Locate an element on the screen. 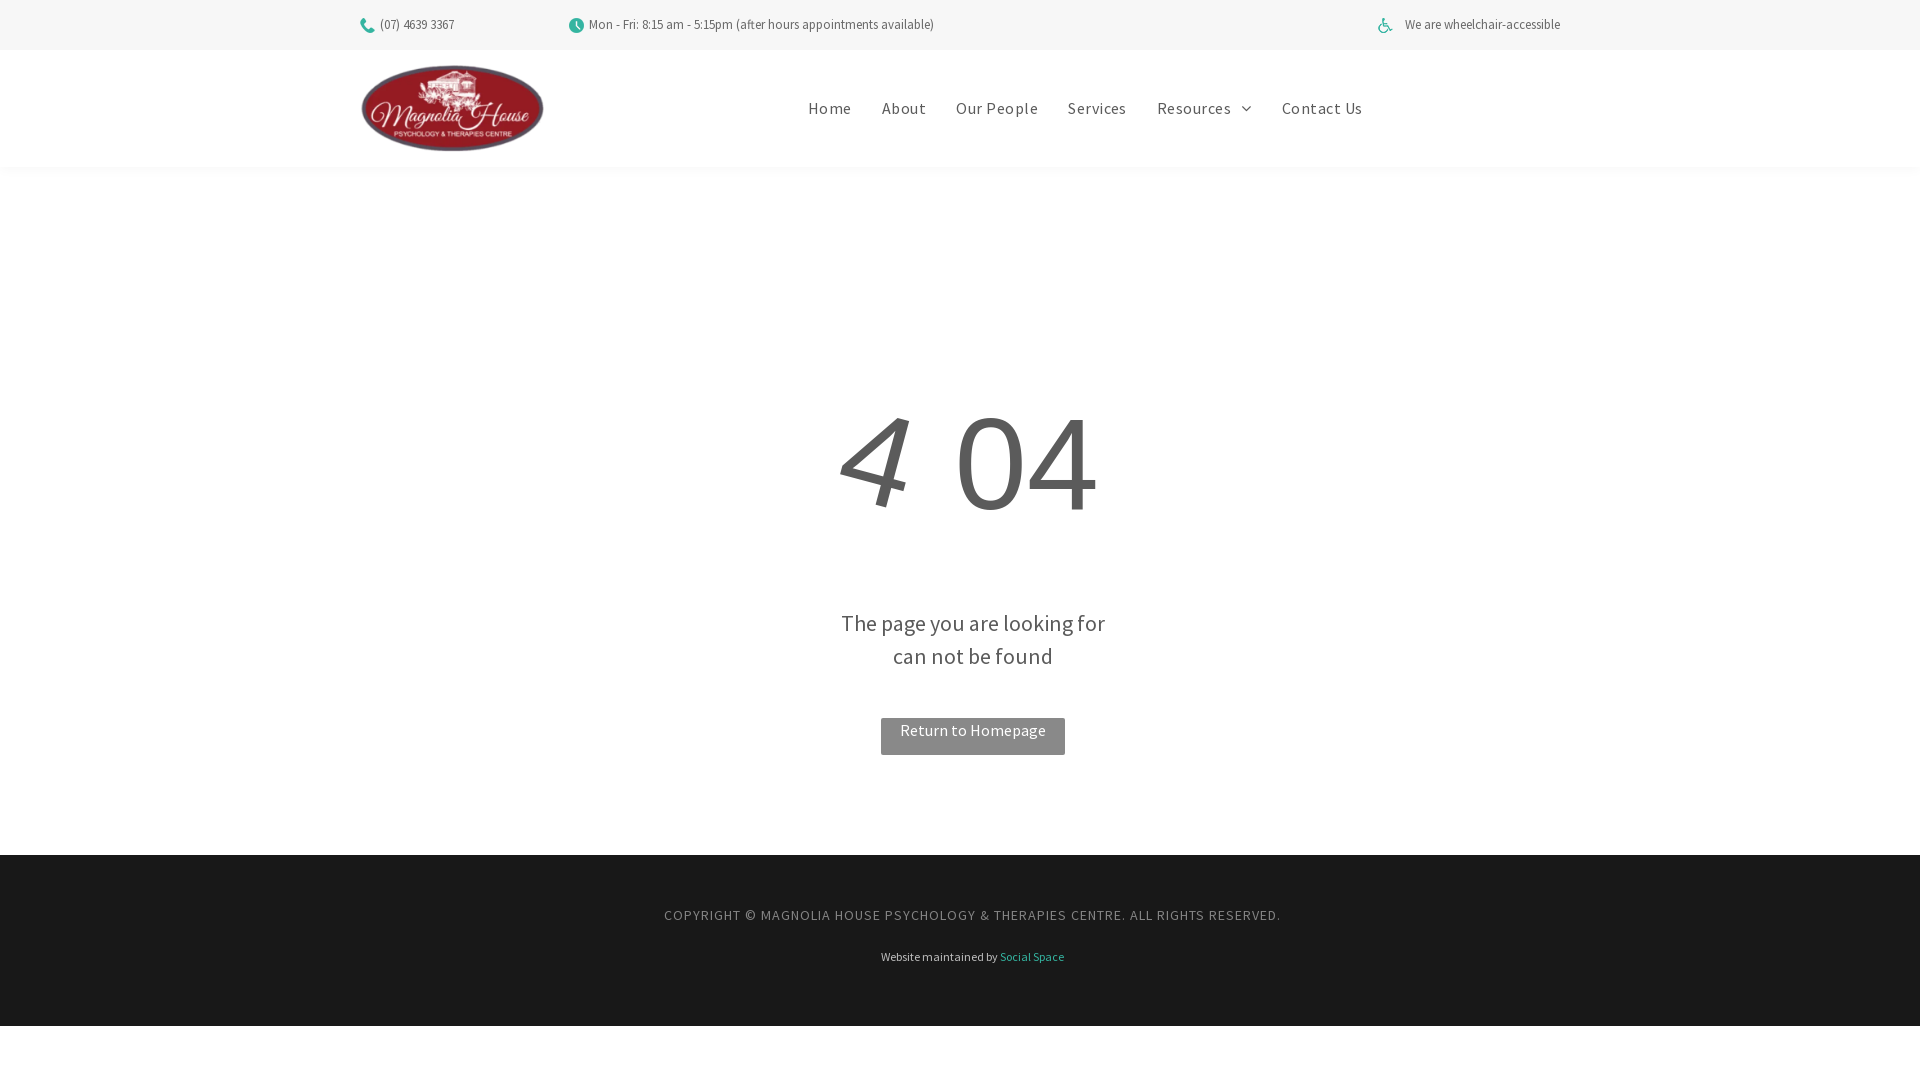 This screenshot has height=1080, width=1920. 'Resources' is located at coordinates (1203, 108).